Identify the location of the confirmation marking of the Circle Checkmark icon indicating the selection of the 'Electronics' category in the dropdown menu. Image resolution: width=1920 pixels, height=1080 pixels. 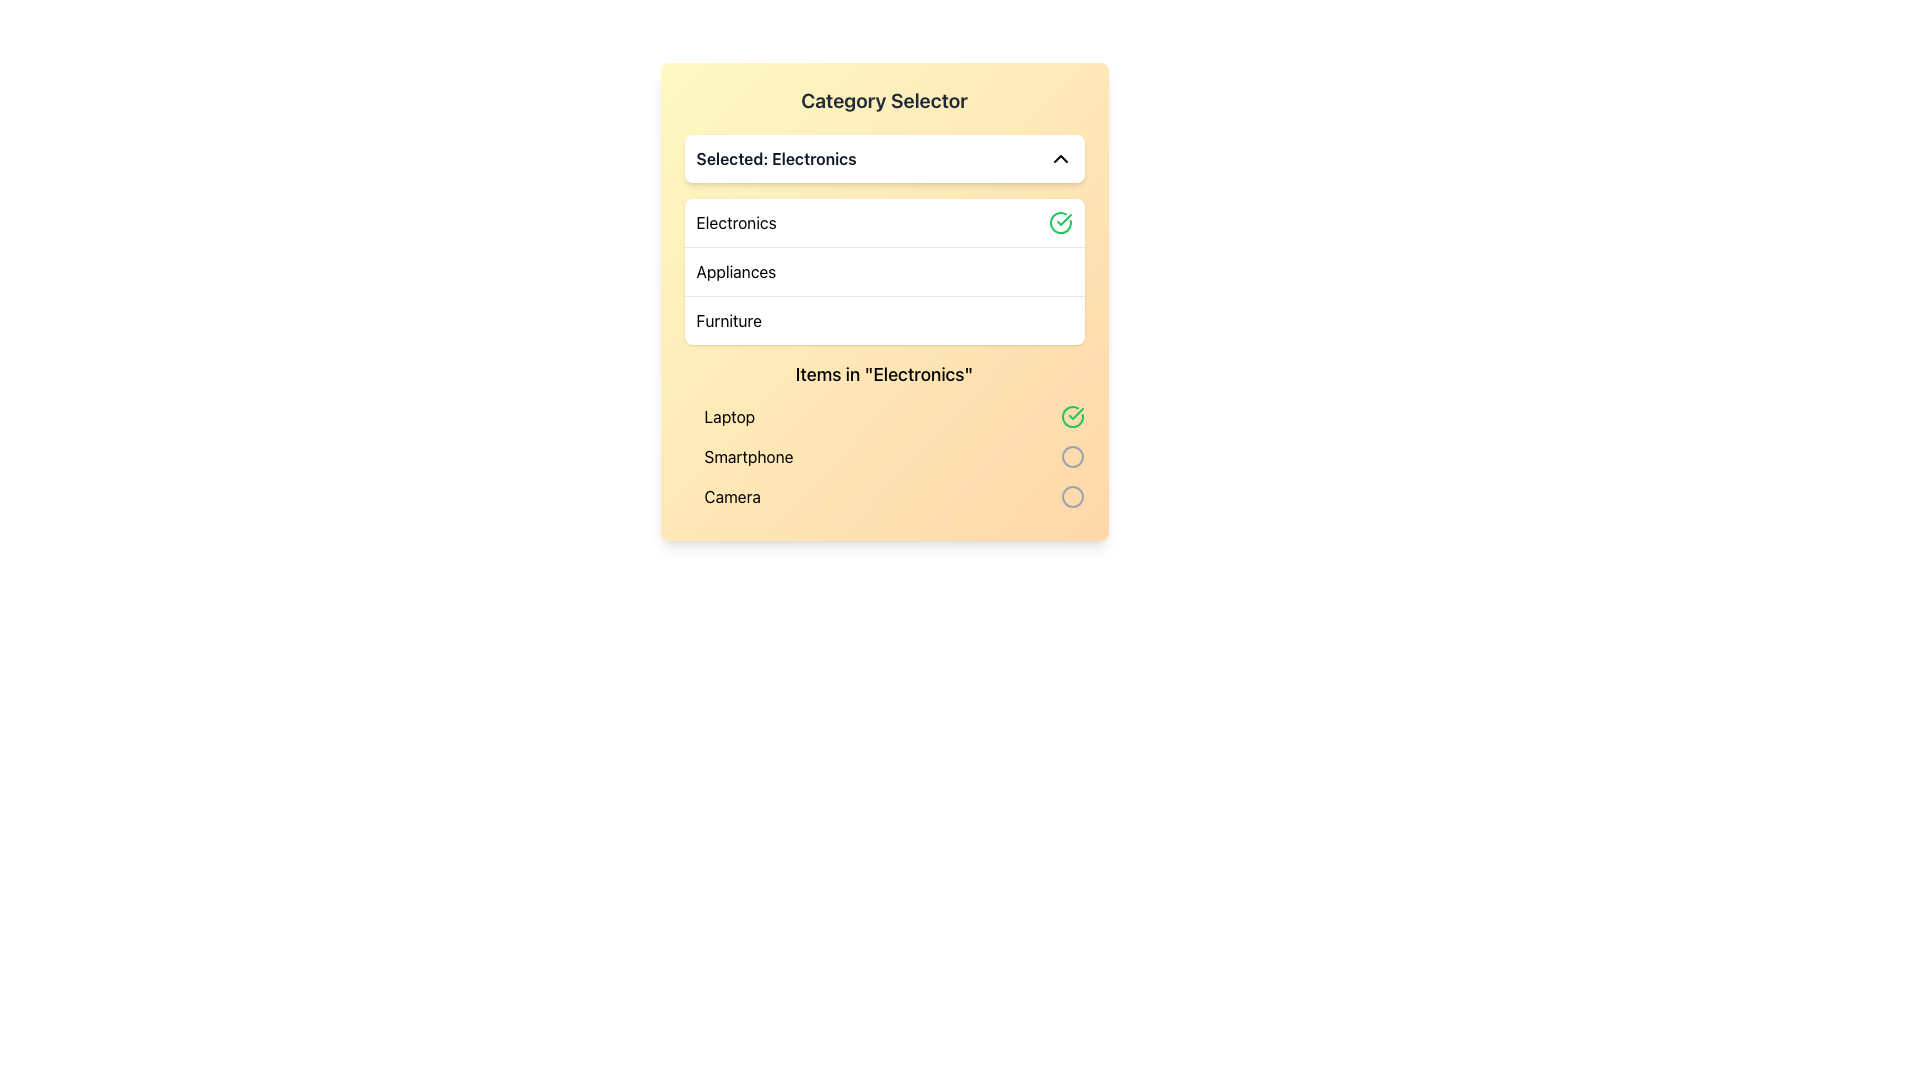
(1059, 223).